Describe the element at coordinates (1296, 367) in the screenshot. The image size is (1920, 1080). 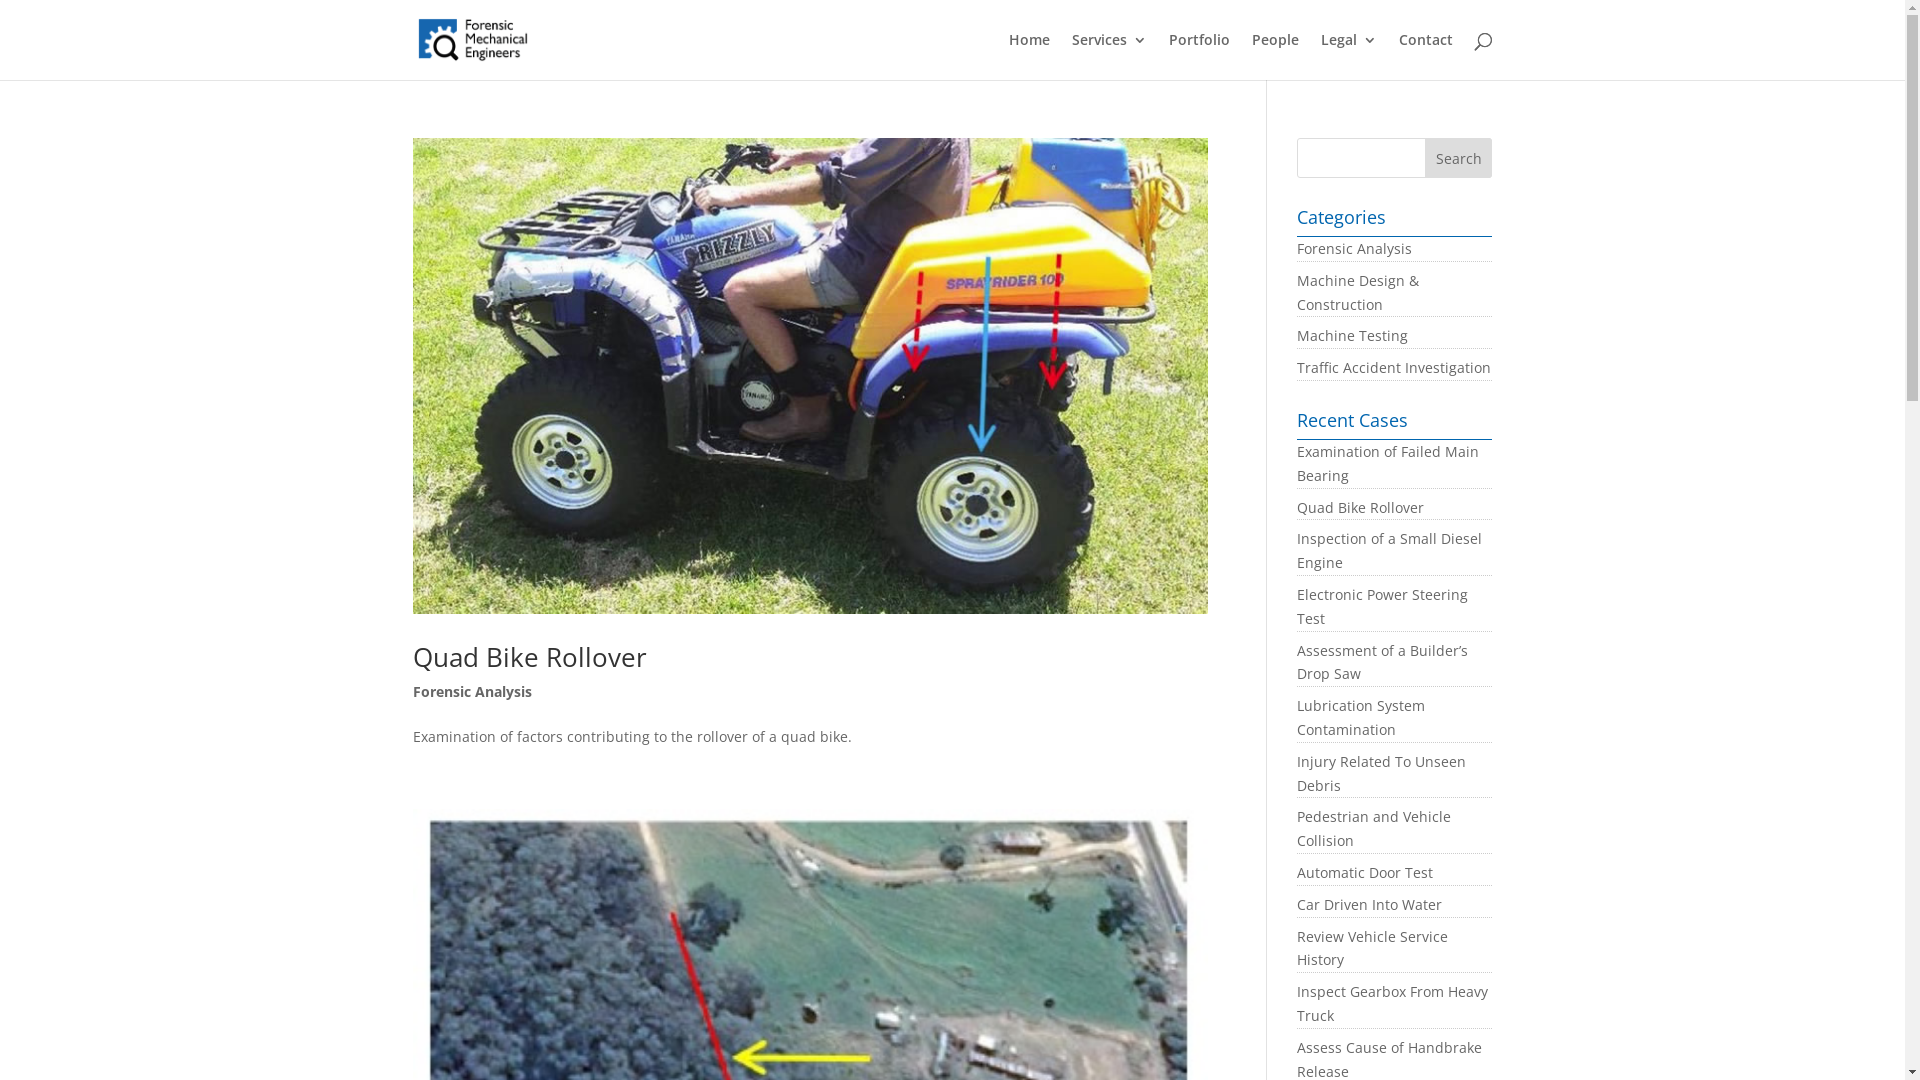
I see `'Traffic Accident Investigation'` at that location.